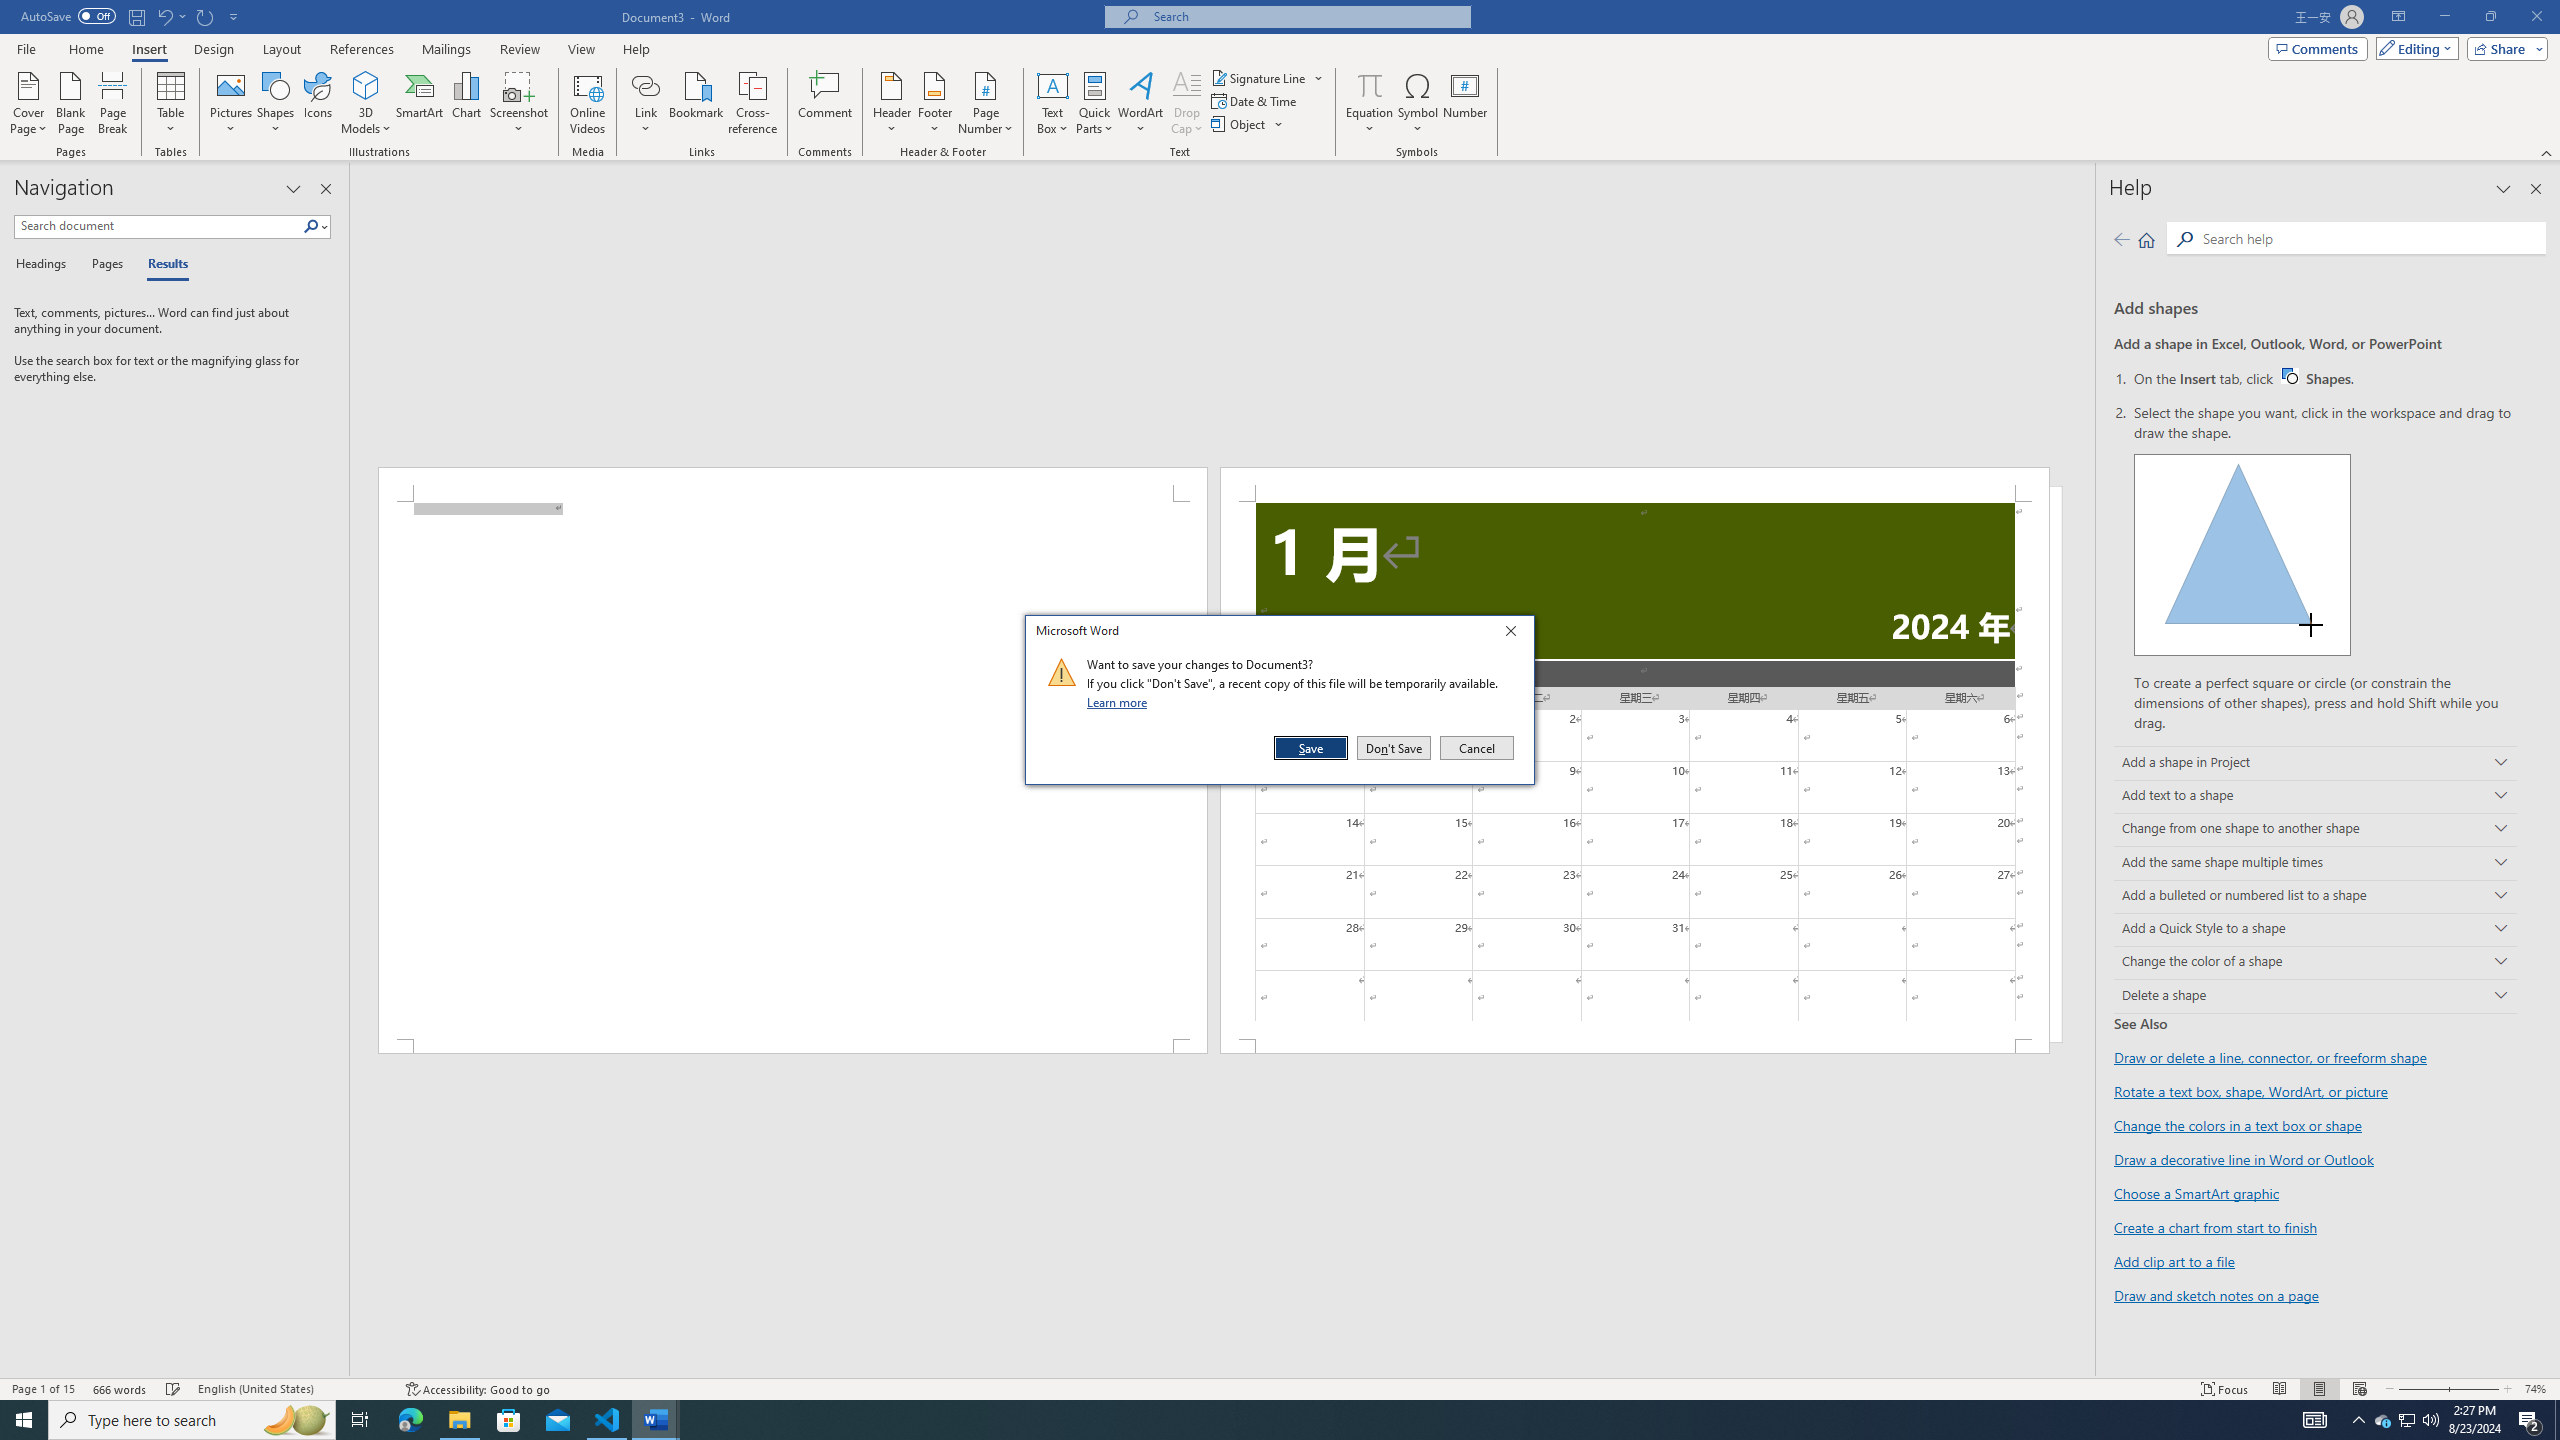 This screenshot has width=2560, height=1440. Describe the element at coordinates (1120, 701) in the screenshot. I see `'Learn more'` at that location.